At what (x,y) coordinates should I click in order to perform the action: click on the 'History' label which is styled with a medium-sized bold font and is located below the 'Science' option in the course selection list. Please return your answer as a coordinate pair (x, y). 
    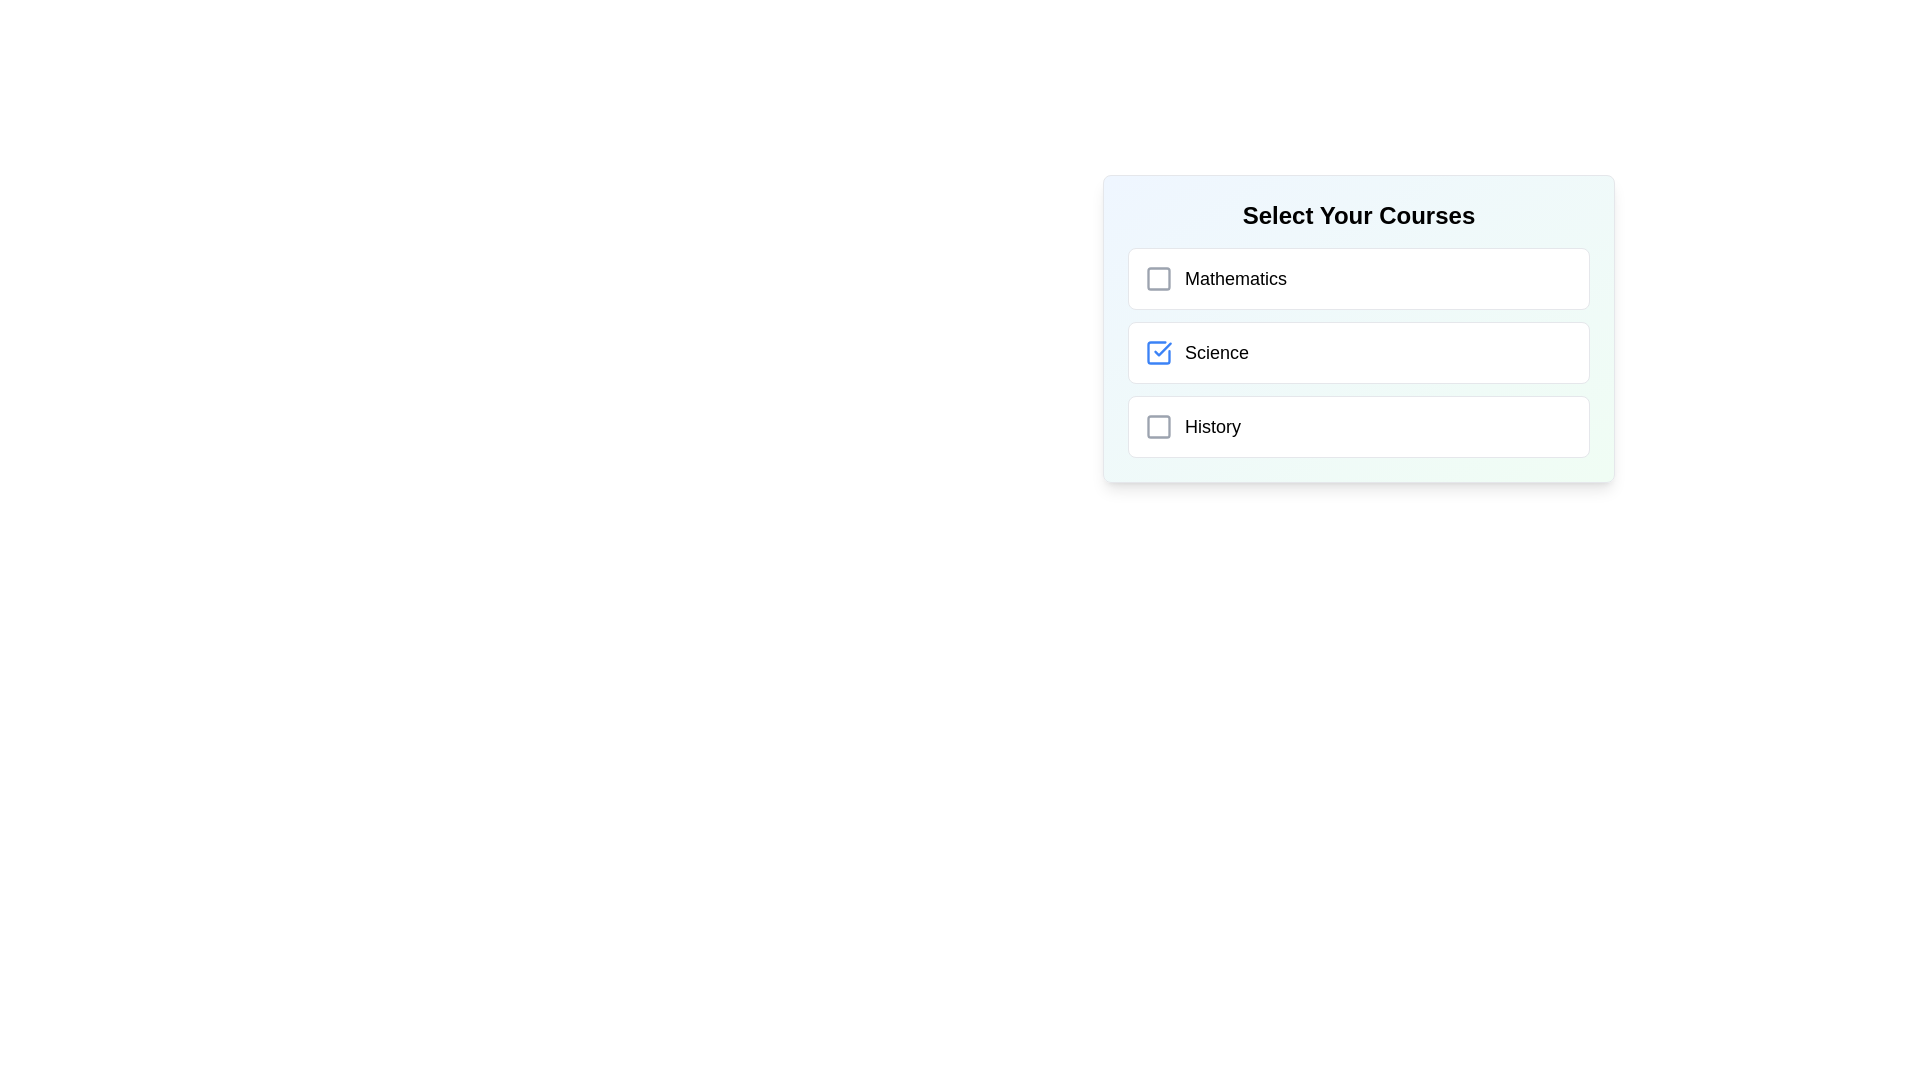
    Looking at the image, I should click on (1212, 426).